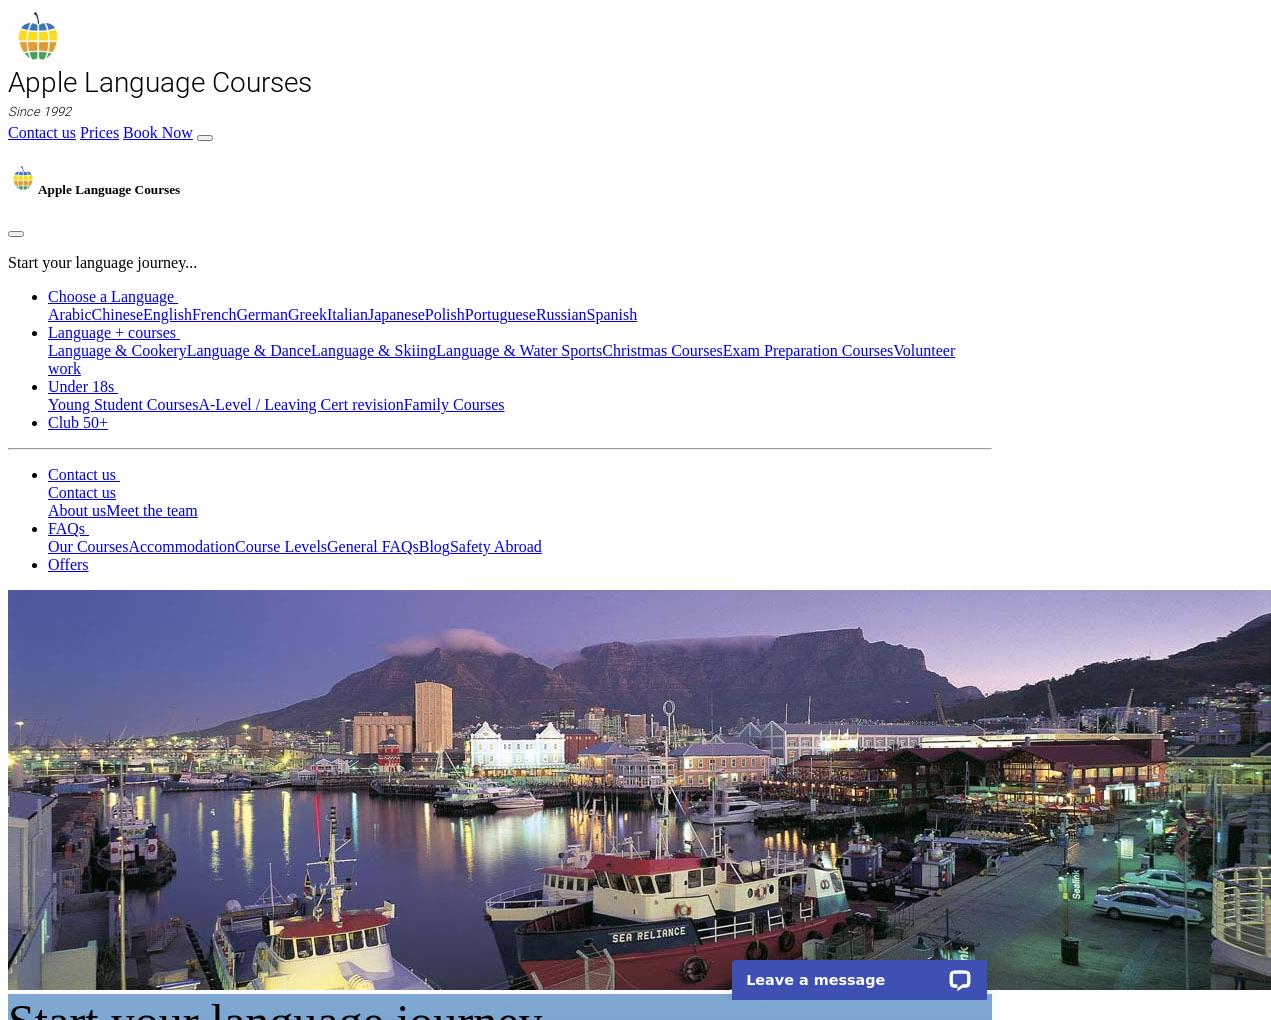 This screenshot has width=1271, height=1020. What do you see at coordinates (102, 261) in the screenshot?
I see `'Start your language journey...'` at bounding box center [102, 261].